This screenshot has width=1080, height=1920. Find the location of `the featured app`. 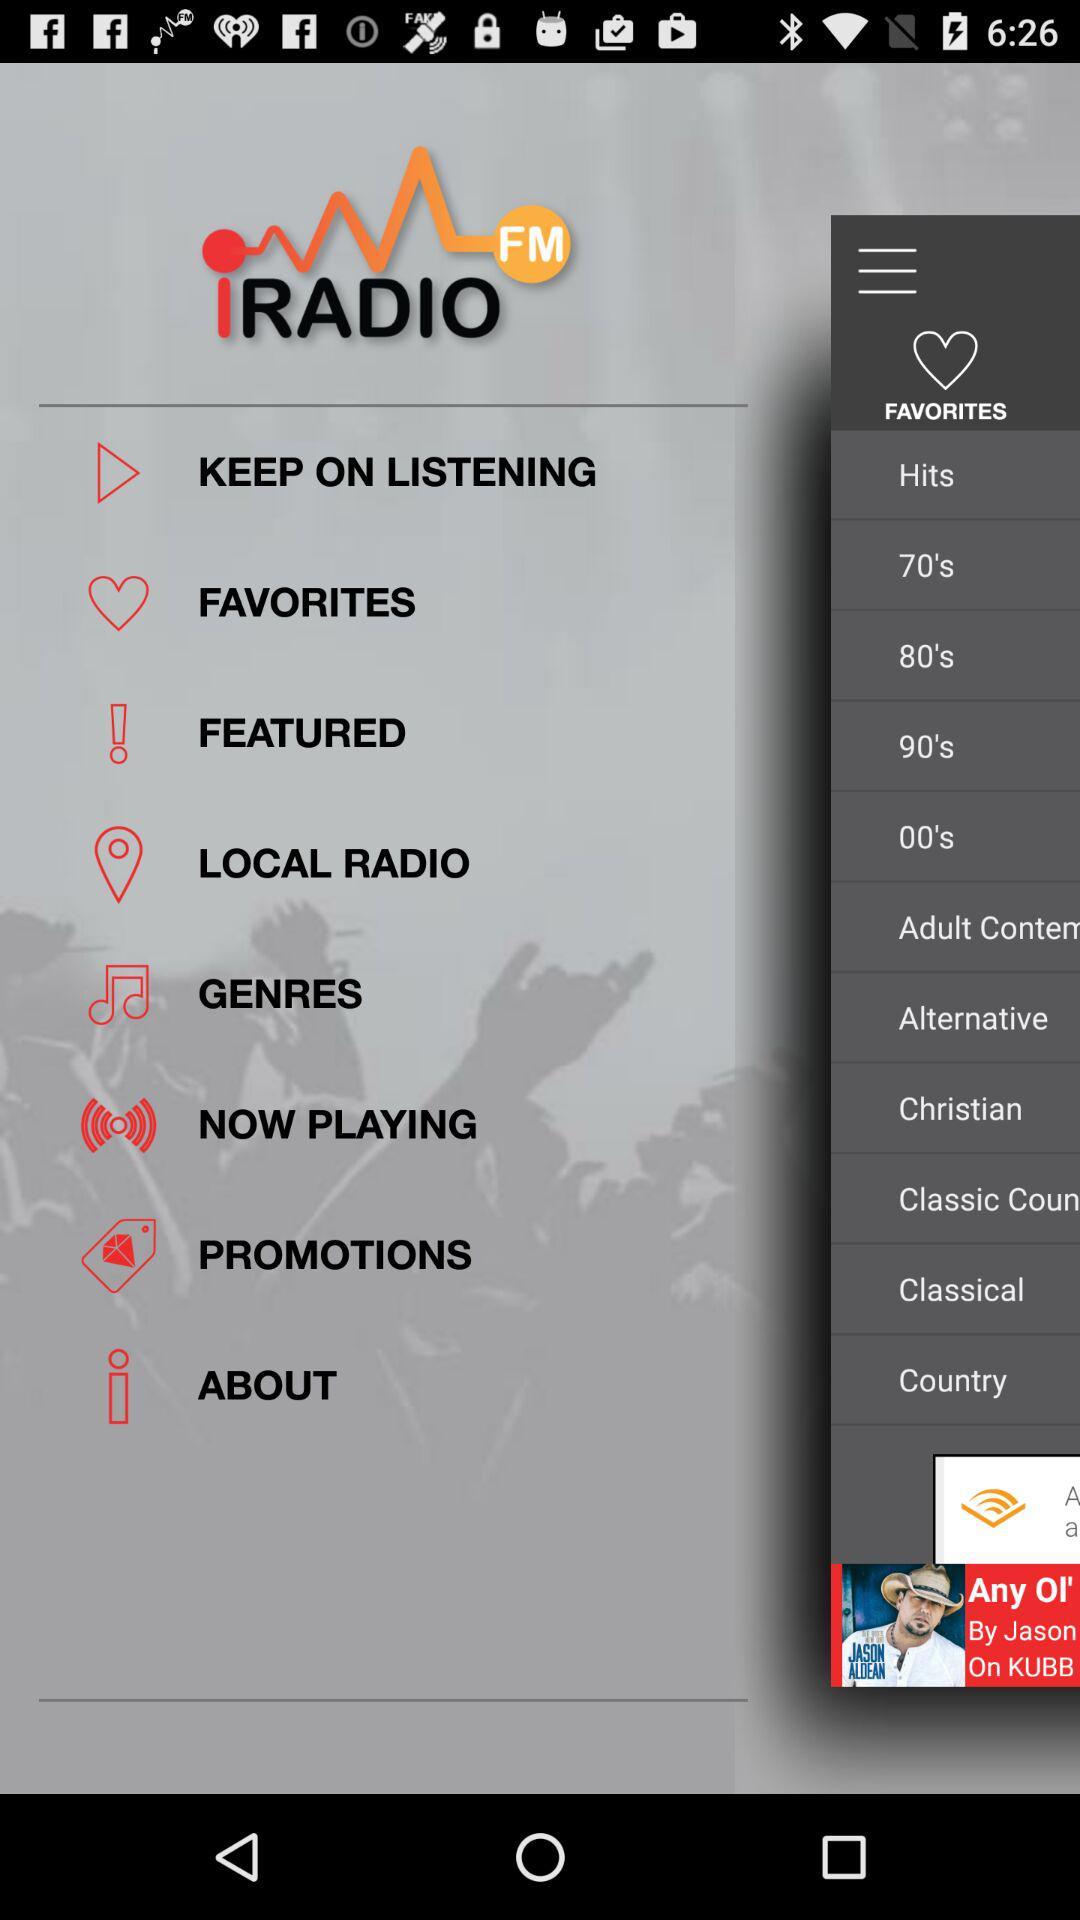

the featured app is located at coordinates (466, 732).